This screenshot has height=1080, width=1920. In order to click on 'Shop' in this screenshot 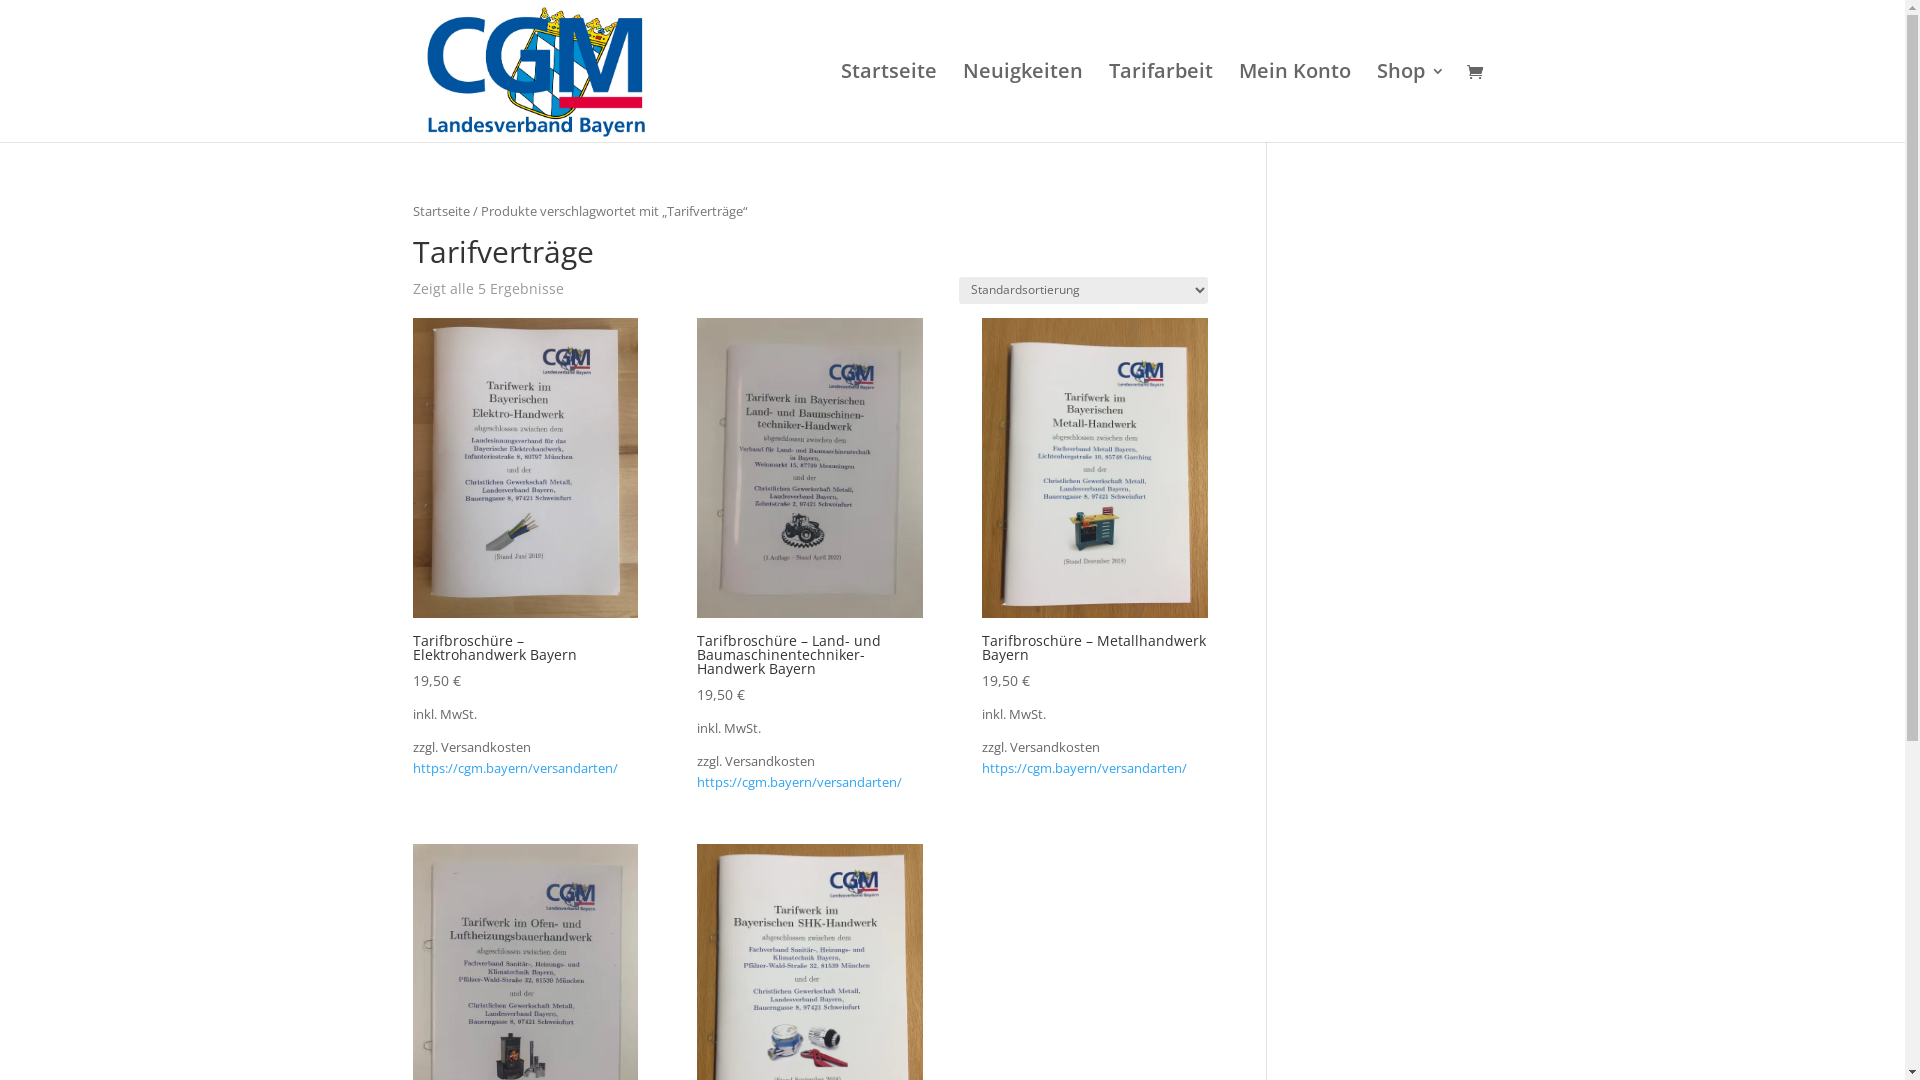, I will do `click(1375, 103)`.